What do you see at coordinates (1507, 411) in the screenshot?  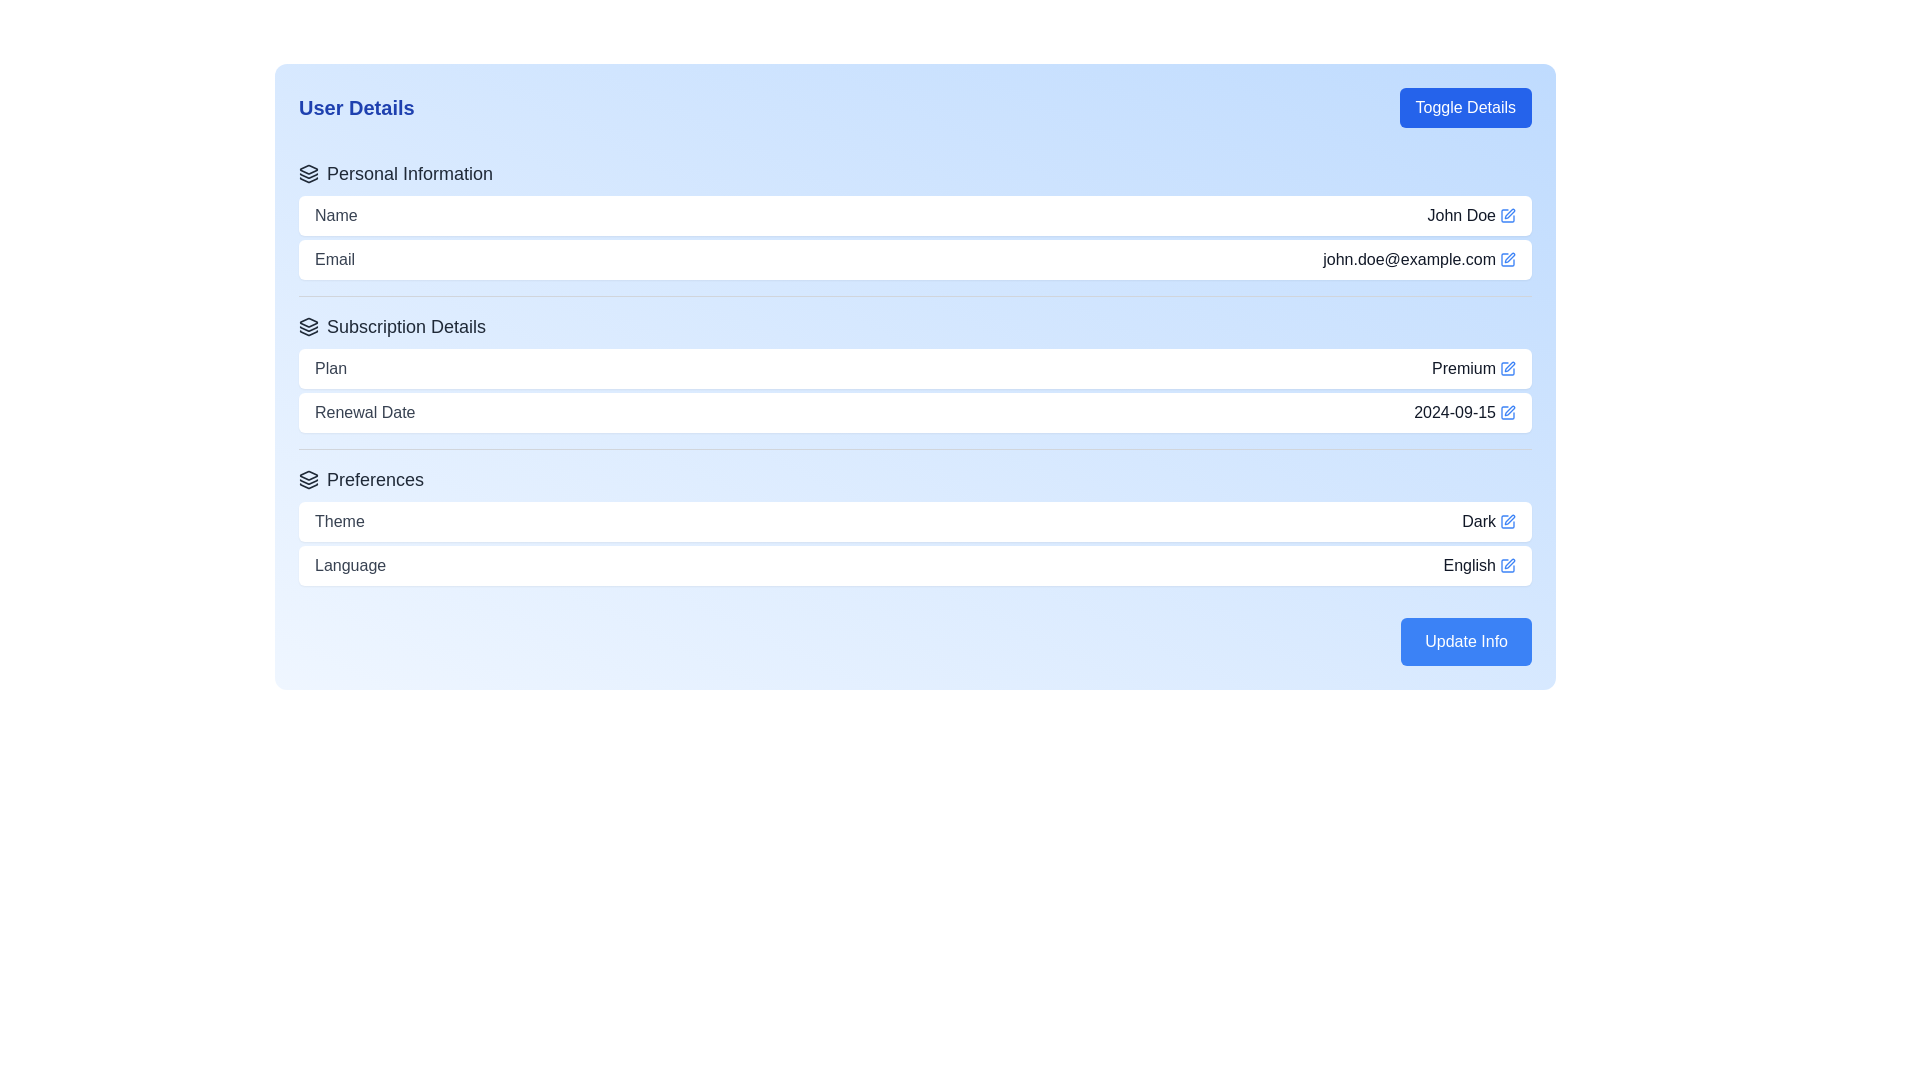 I see `the edit icon located directly to the right of the '2024-09-15' text` at bounding box center [1507, 411].